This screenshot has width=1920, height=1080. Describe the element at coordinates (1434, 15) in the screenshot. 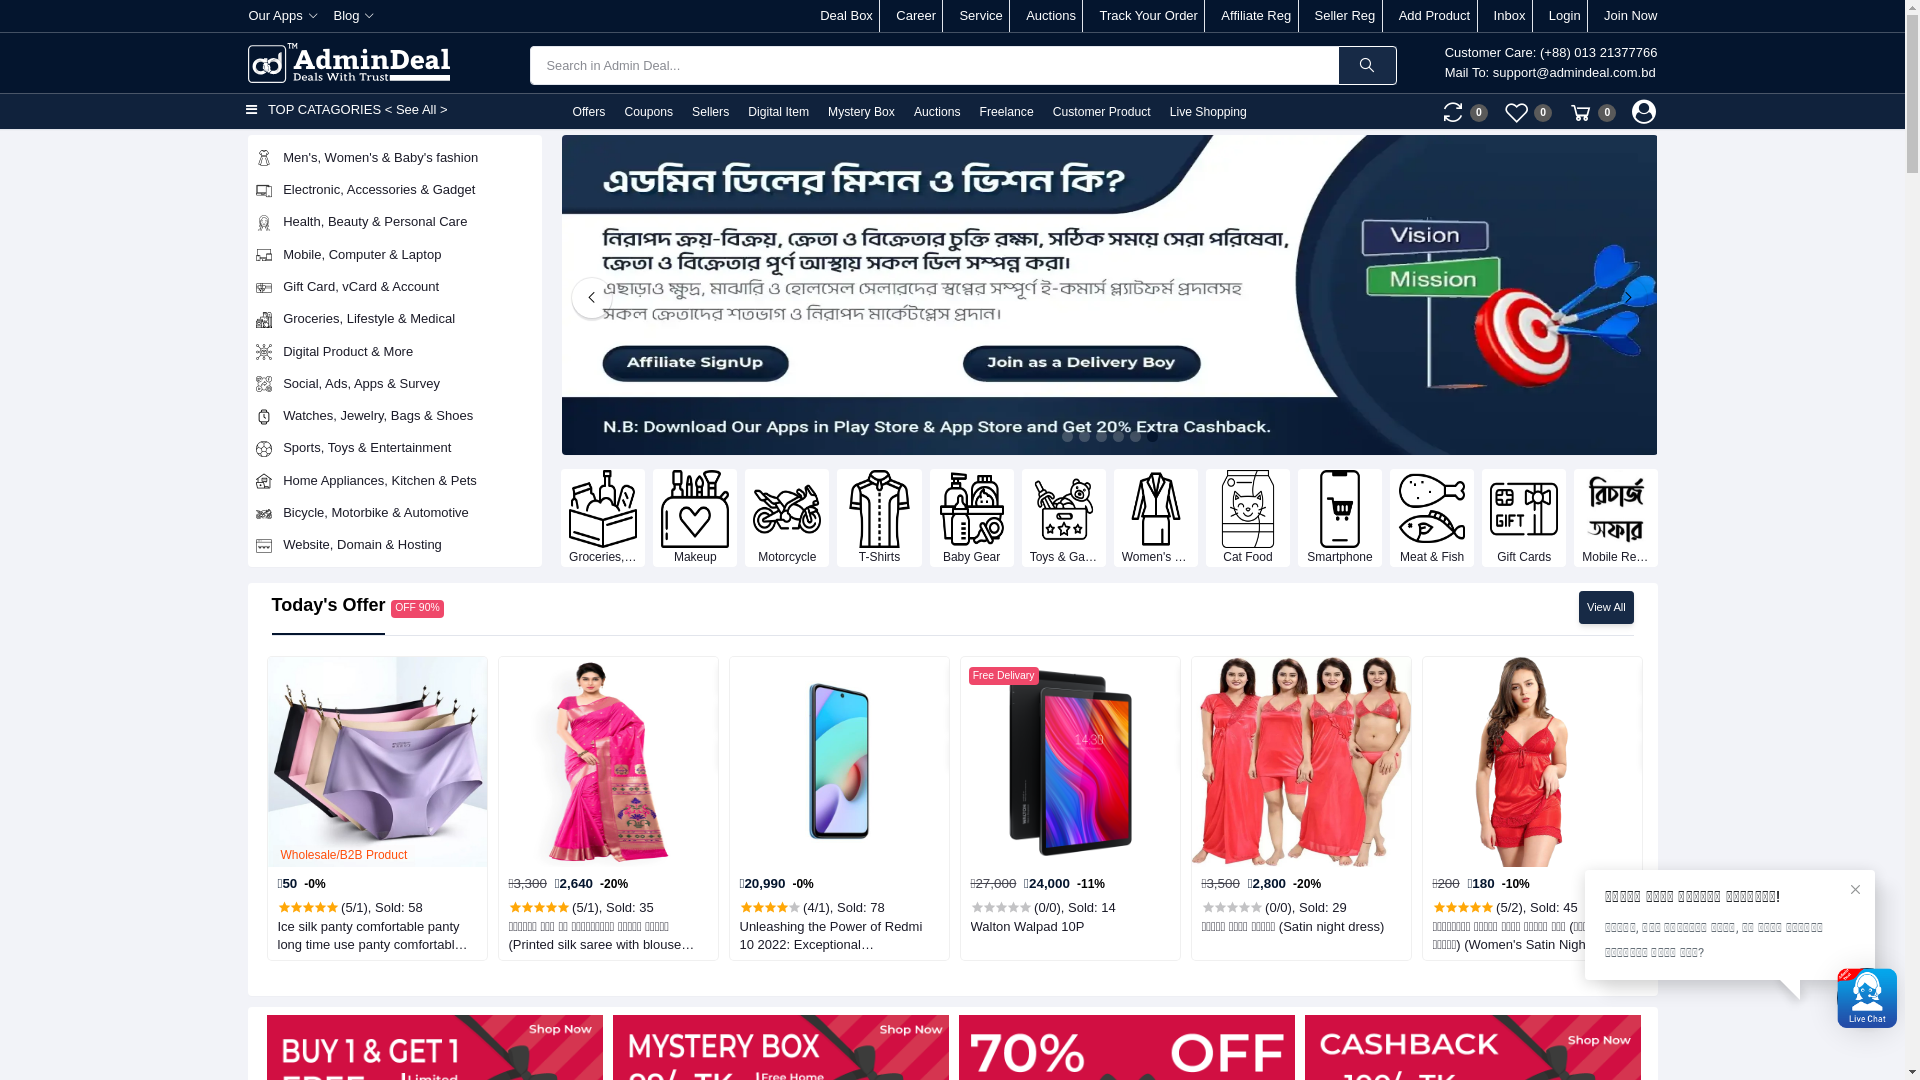

I see `'Add Product'` at that location.